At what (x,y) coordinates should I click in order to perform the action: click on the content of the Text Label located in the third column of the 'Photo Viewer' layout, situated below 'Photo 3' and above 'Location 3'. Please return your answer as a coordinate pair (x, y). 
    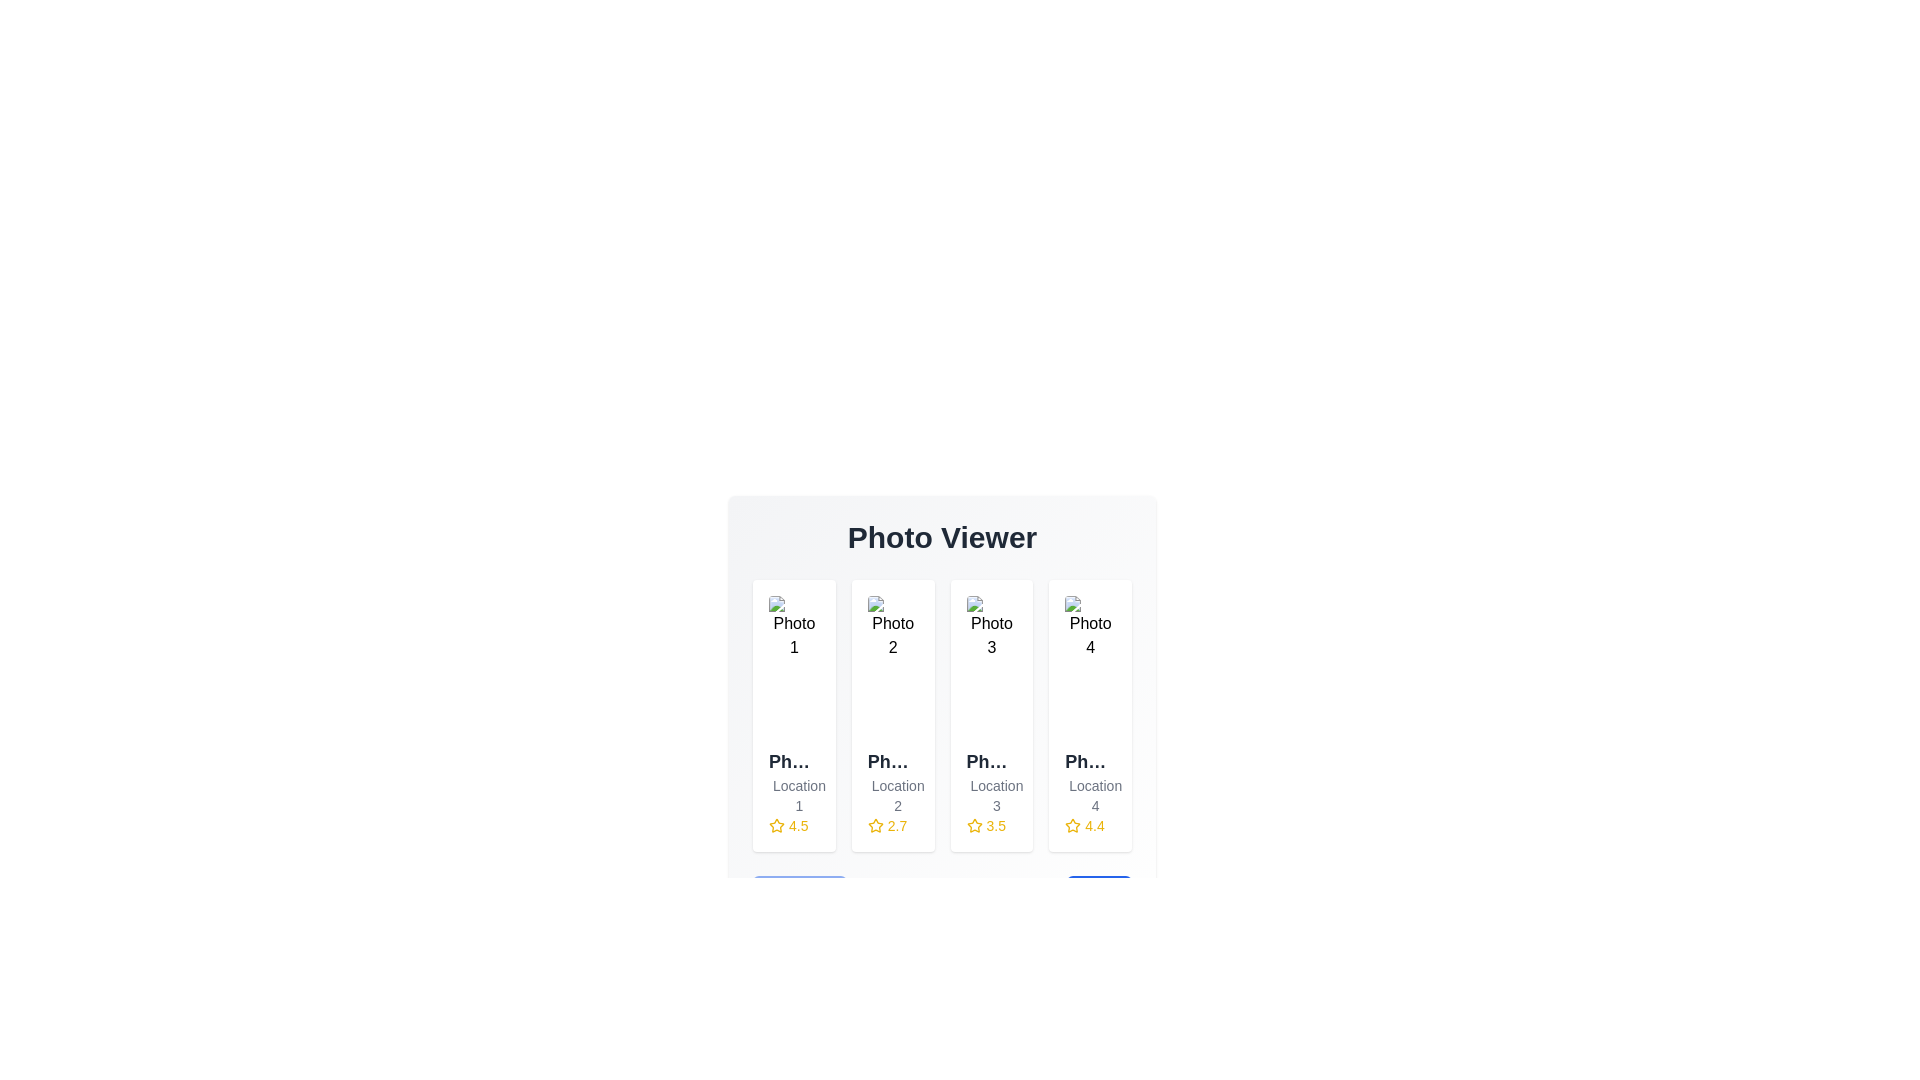
    Looking at the image, I should click on (991, 762).